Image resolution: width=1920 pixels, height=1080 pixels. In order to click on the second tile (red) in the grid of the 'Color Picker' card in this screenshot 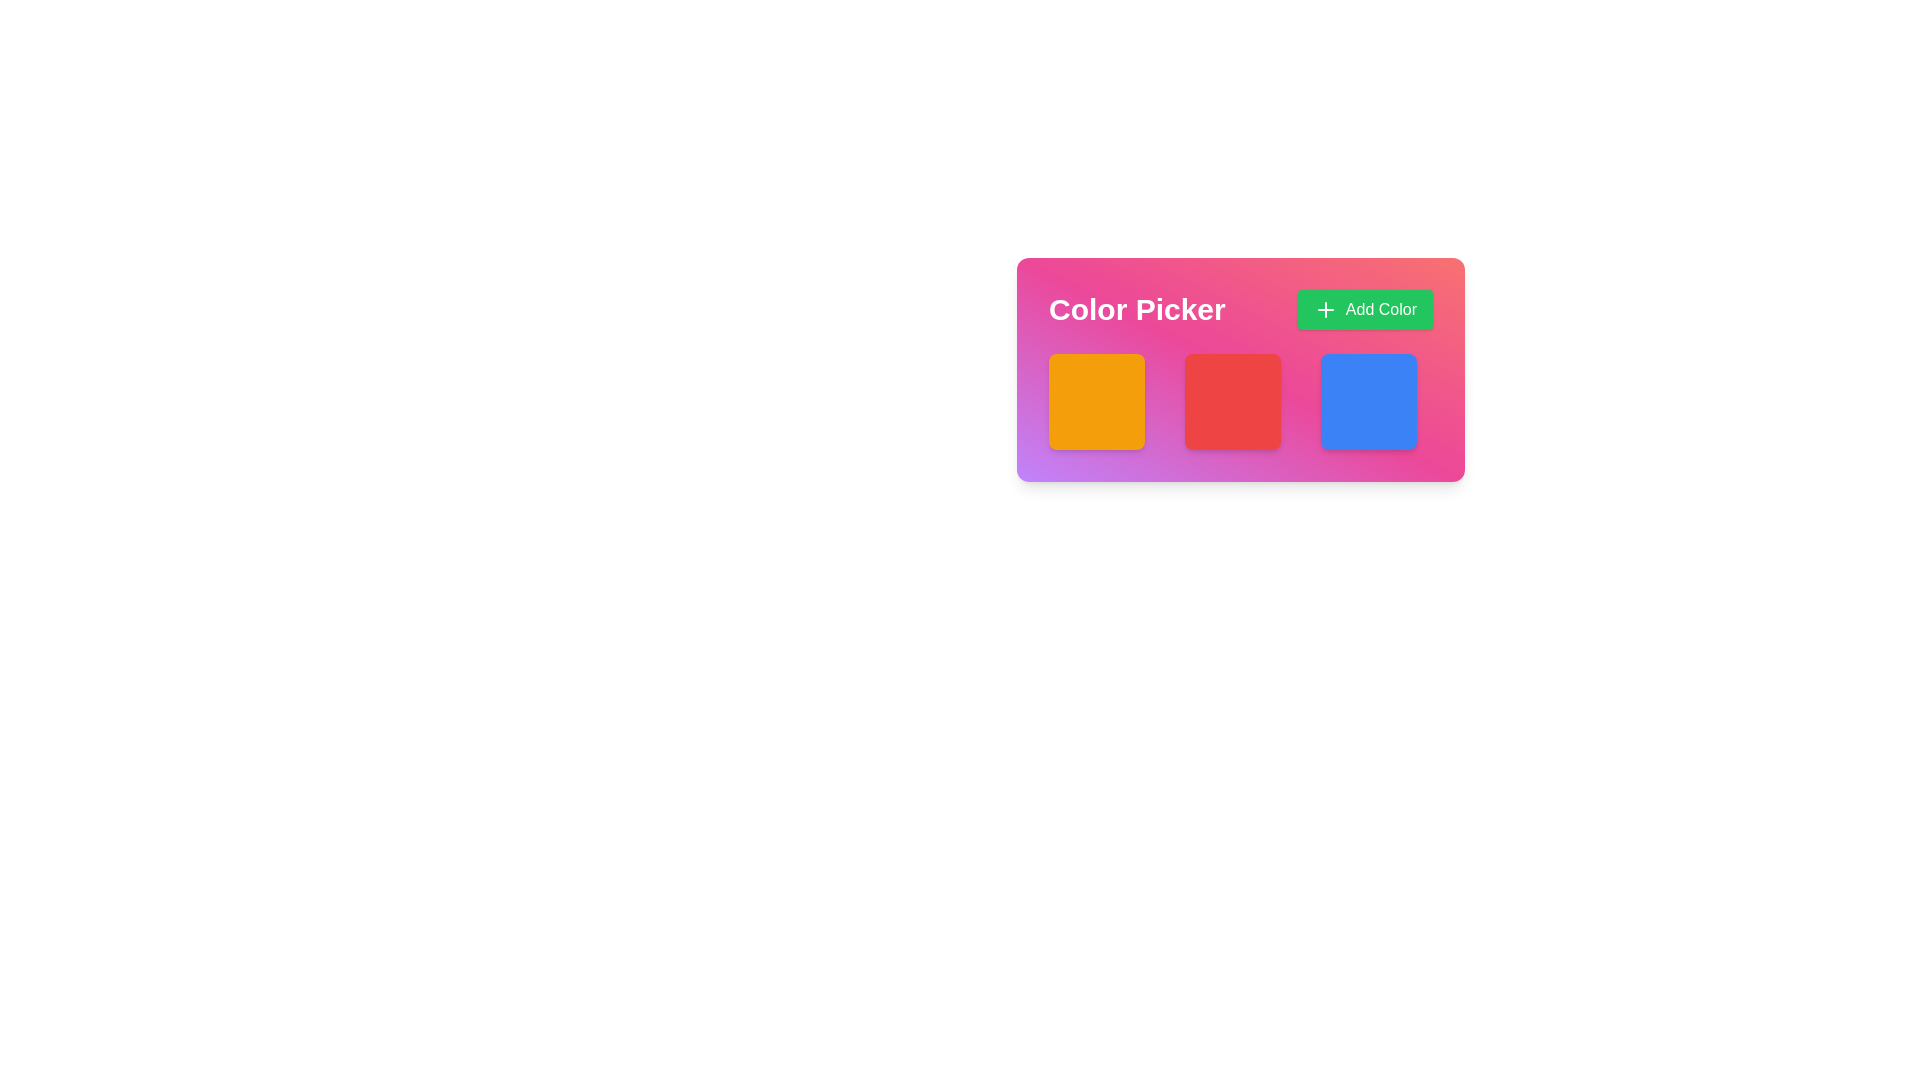, I will do `click(1240, 401)`.